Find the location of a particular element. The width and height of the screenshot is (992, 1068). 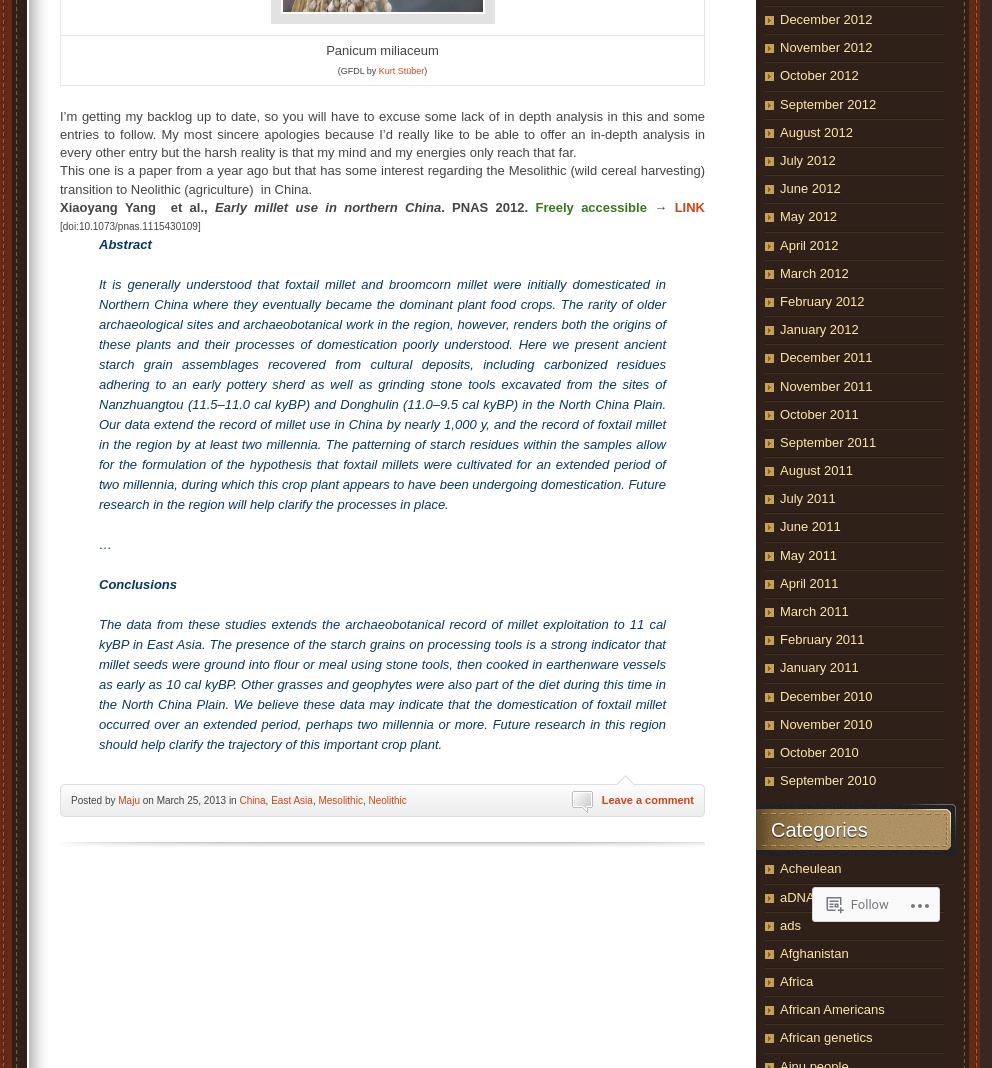

'October 2012' is located at coordinates (818, 74).